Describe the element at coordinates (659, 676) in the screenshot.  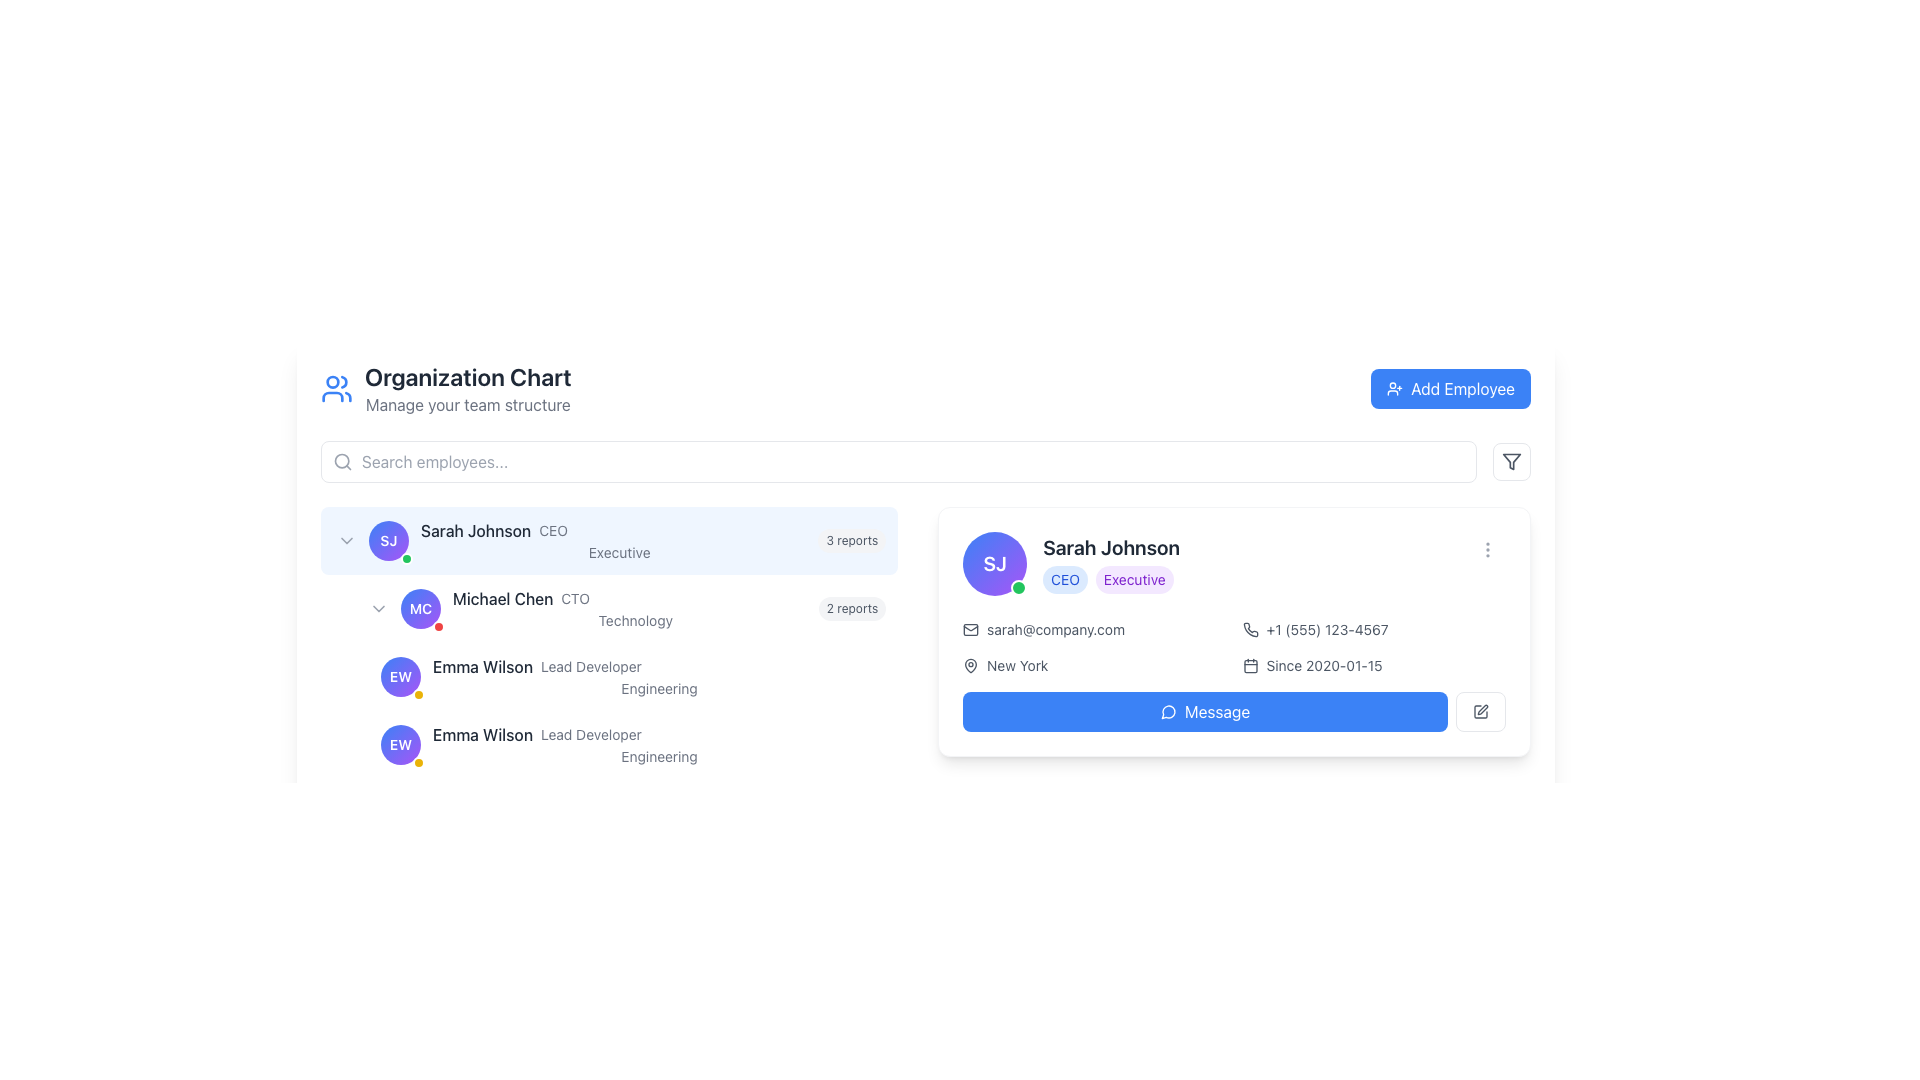
I see `the Text Display Component displaying 'Emma Wilson', which shows the name in bold followed by the role 'Lead Developer' and department 'Engineering'. This component is positioned in the left column of the interface, below 'Michael Chen'` at that location.